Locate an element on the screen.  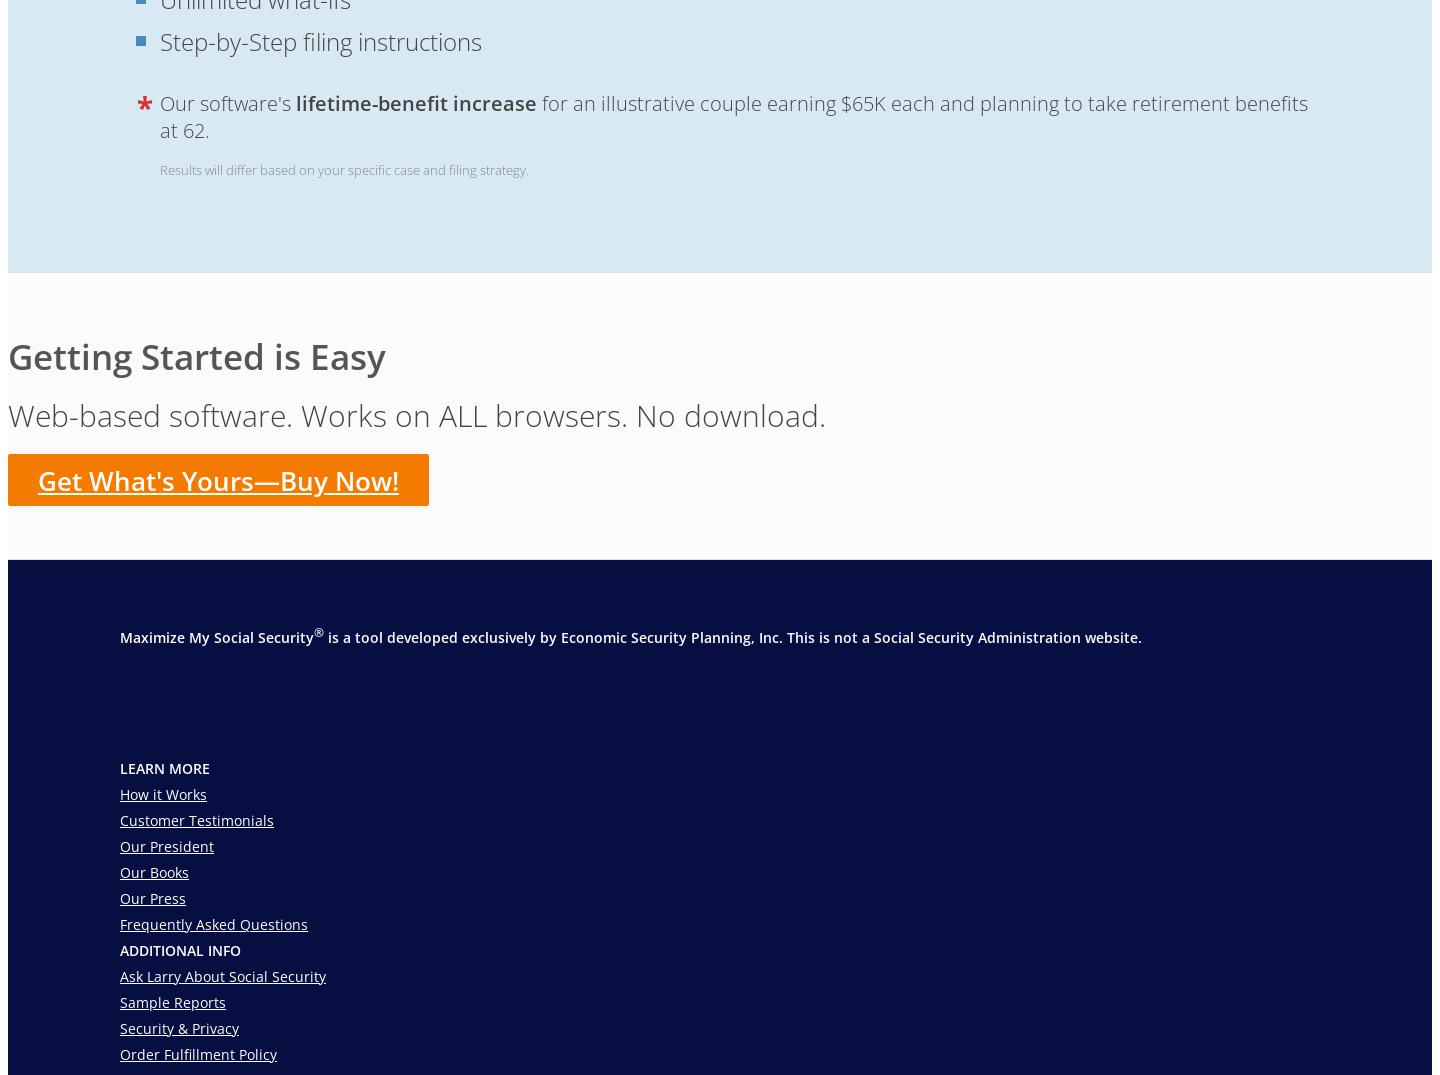
'Frequently Asked Questions' is located at coordinates (213, 923).